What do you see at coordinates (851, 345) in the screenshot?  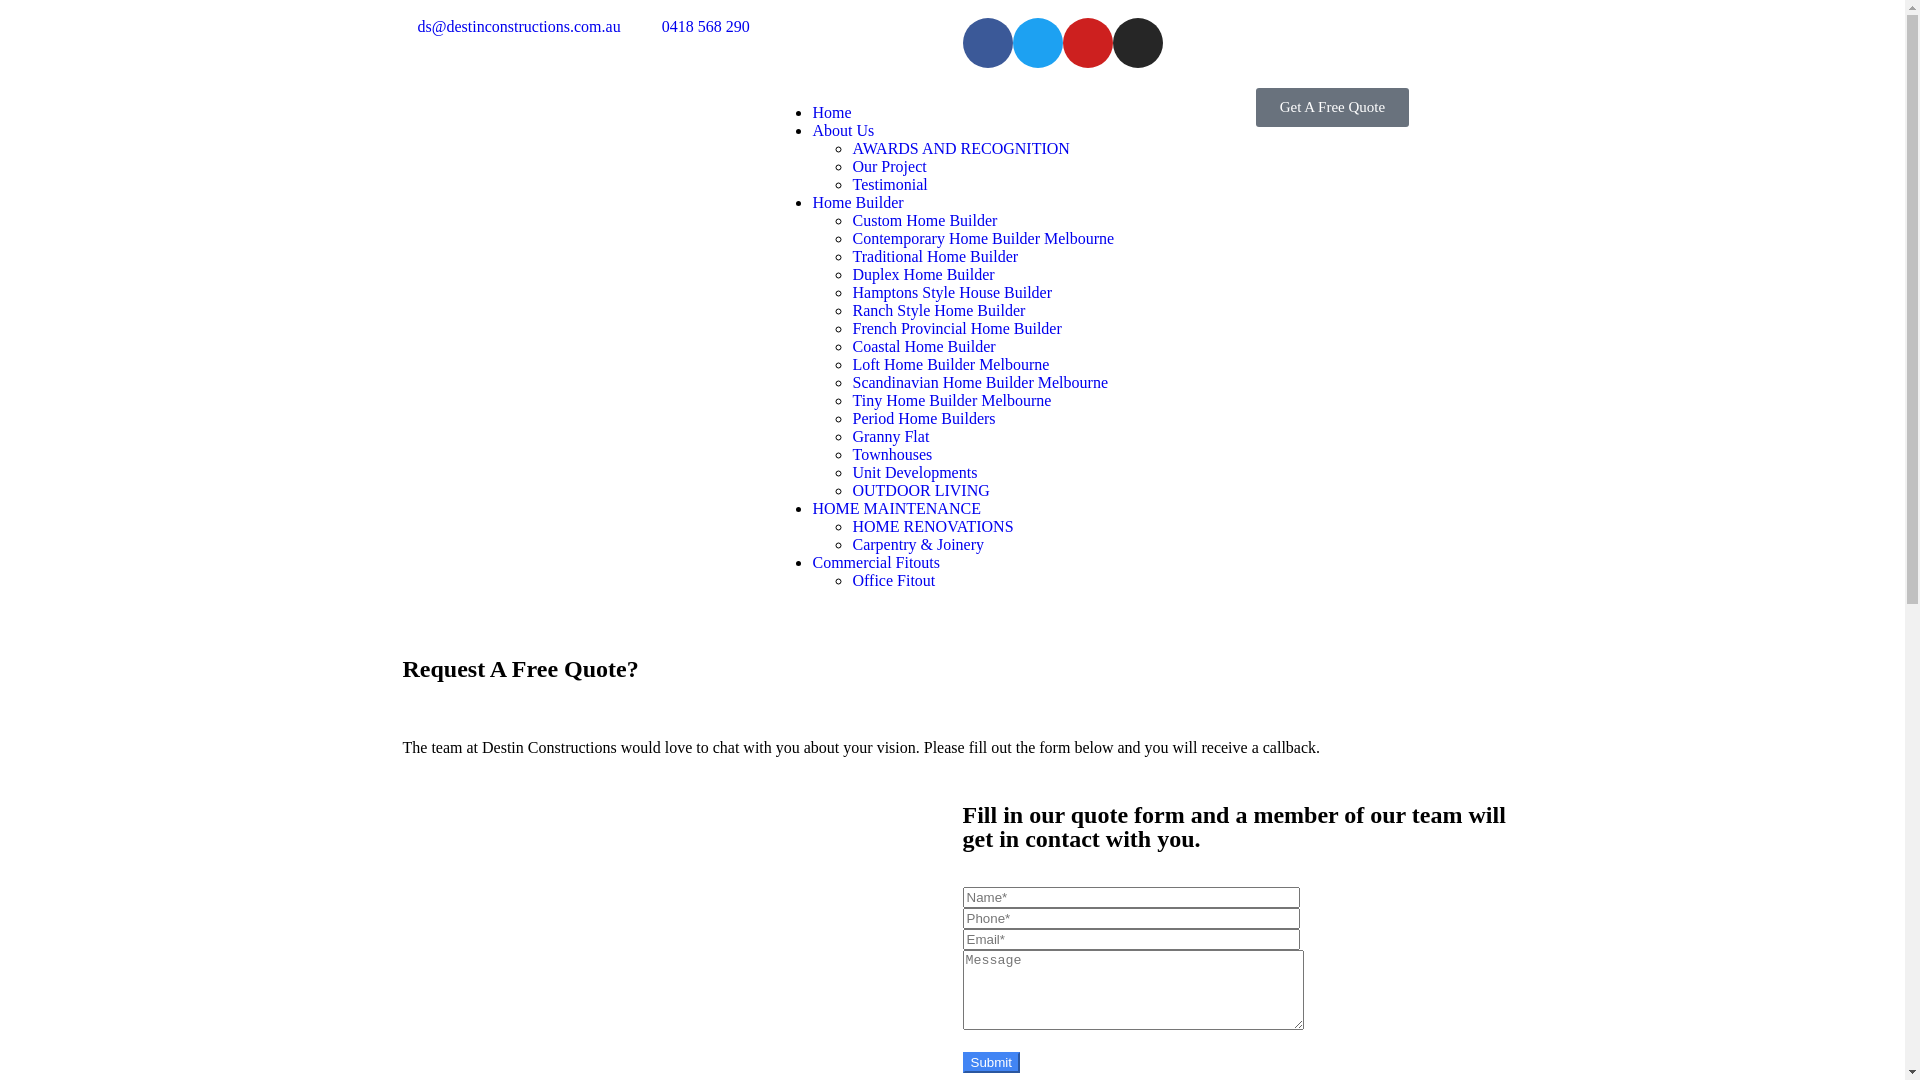 I see `'Coastal Home Builder'` at bounding box center [851, 345].